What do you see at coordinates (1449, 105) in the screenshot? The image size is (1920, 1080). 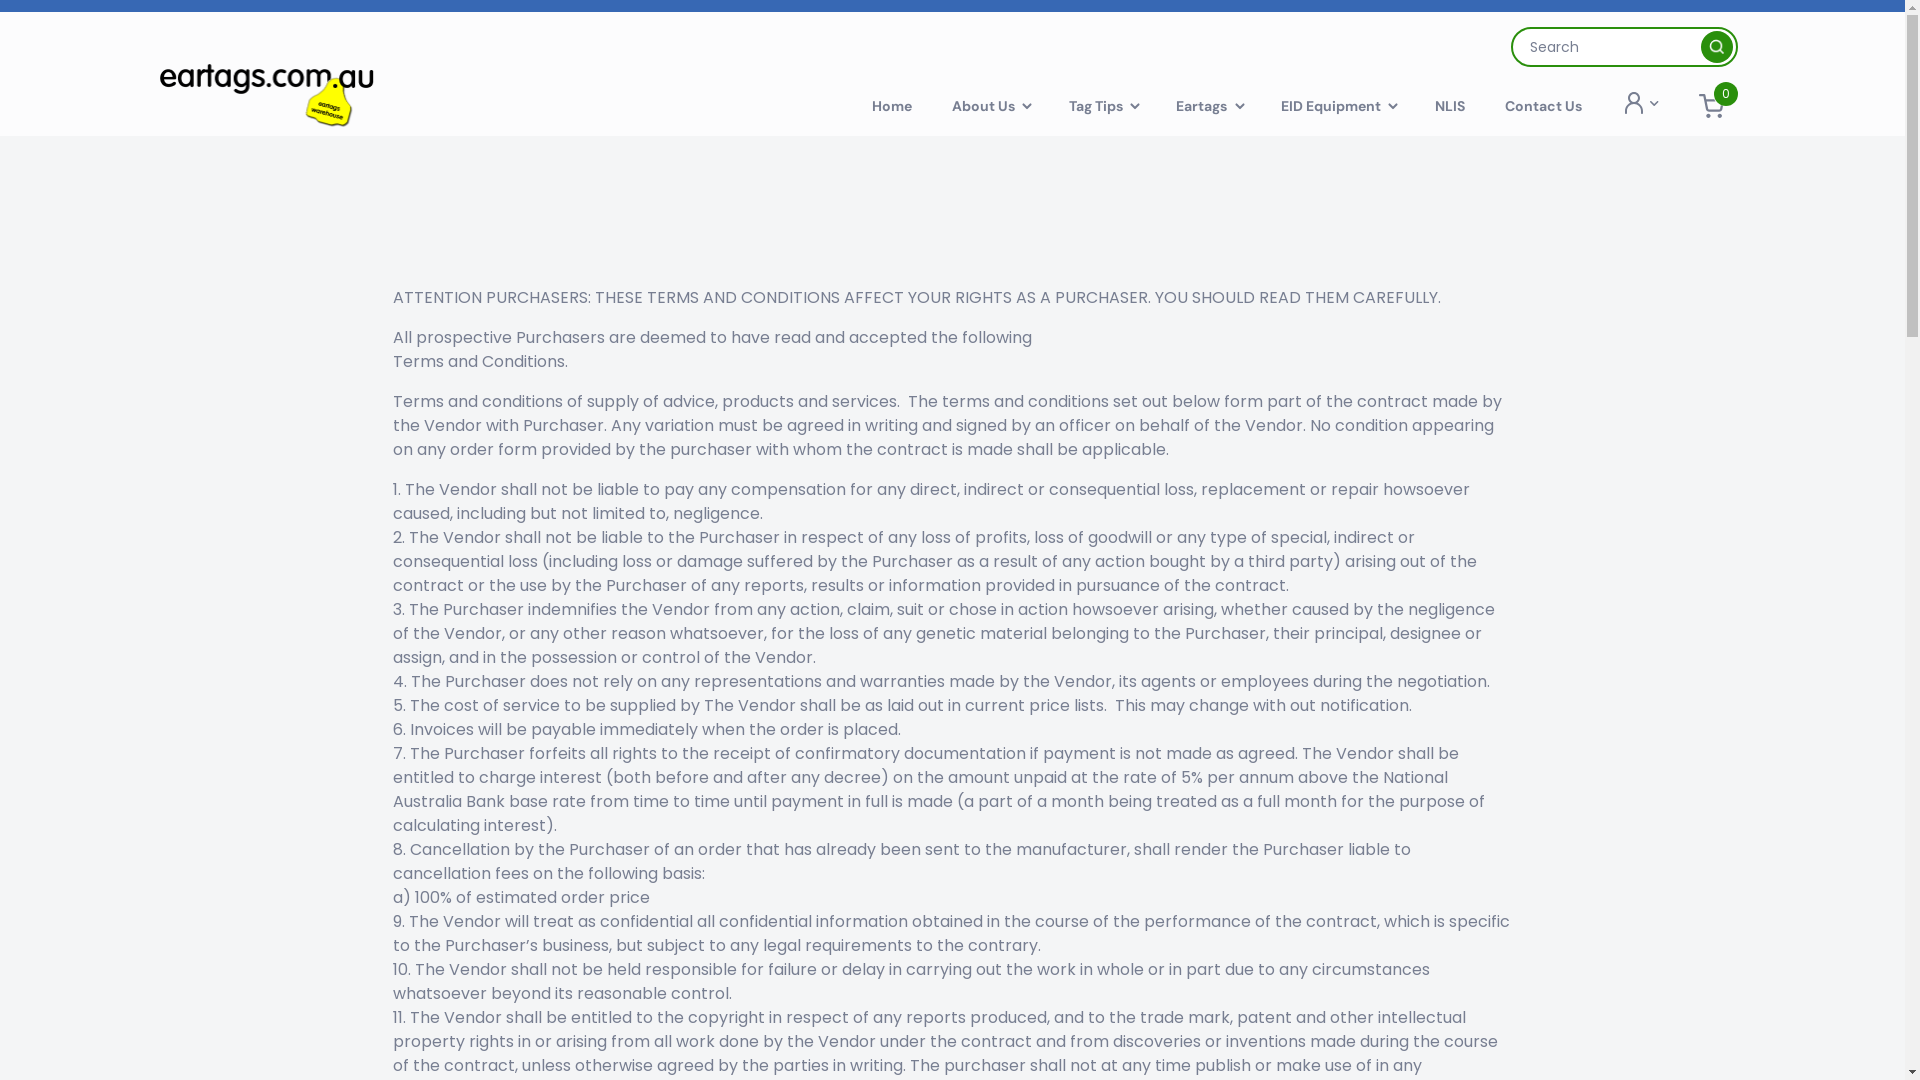 I see `'NLIS'` at bounding box center [1449, 105].